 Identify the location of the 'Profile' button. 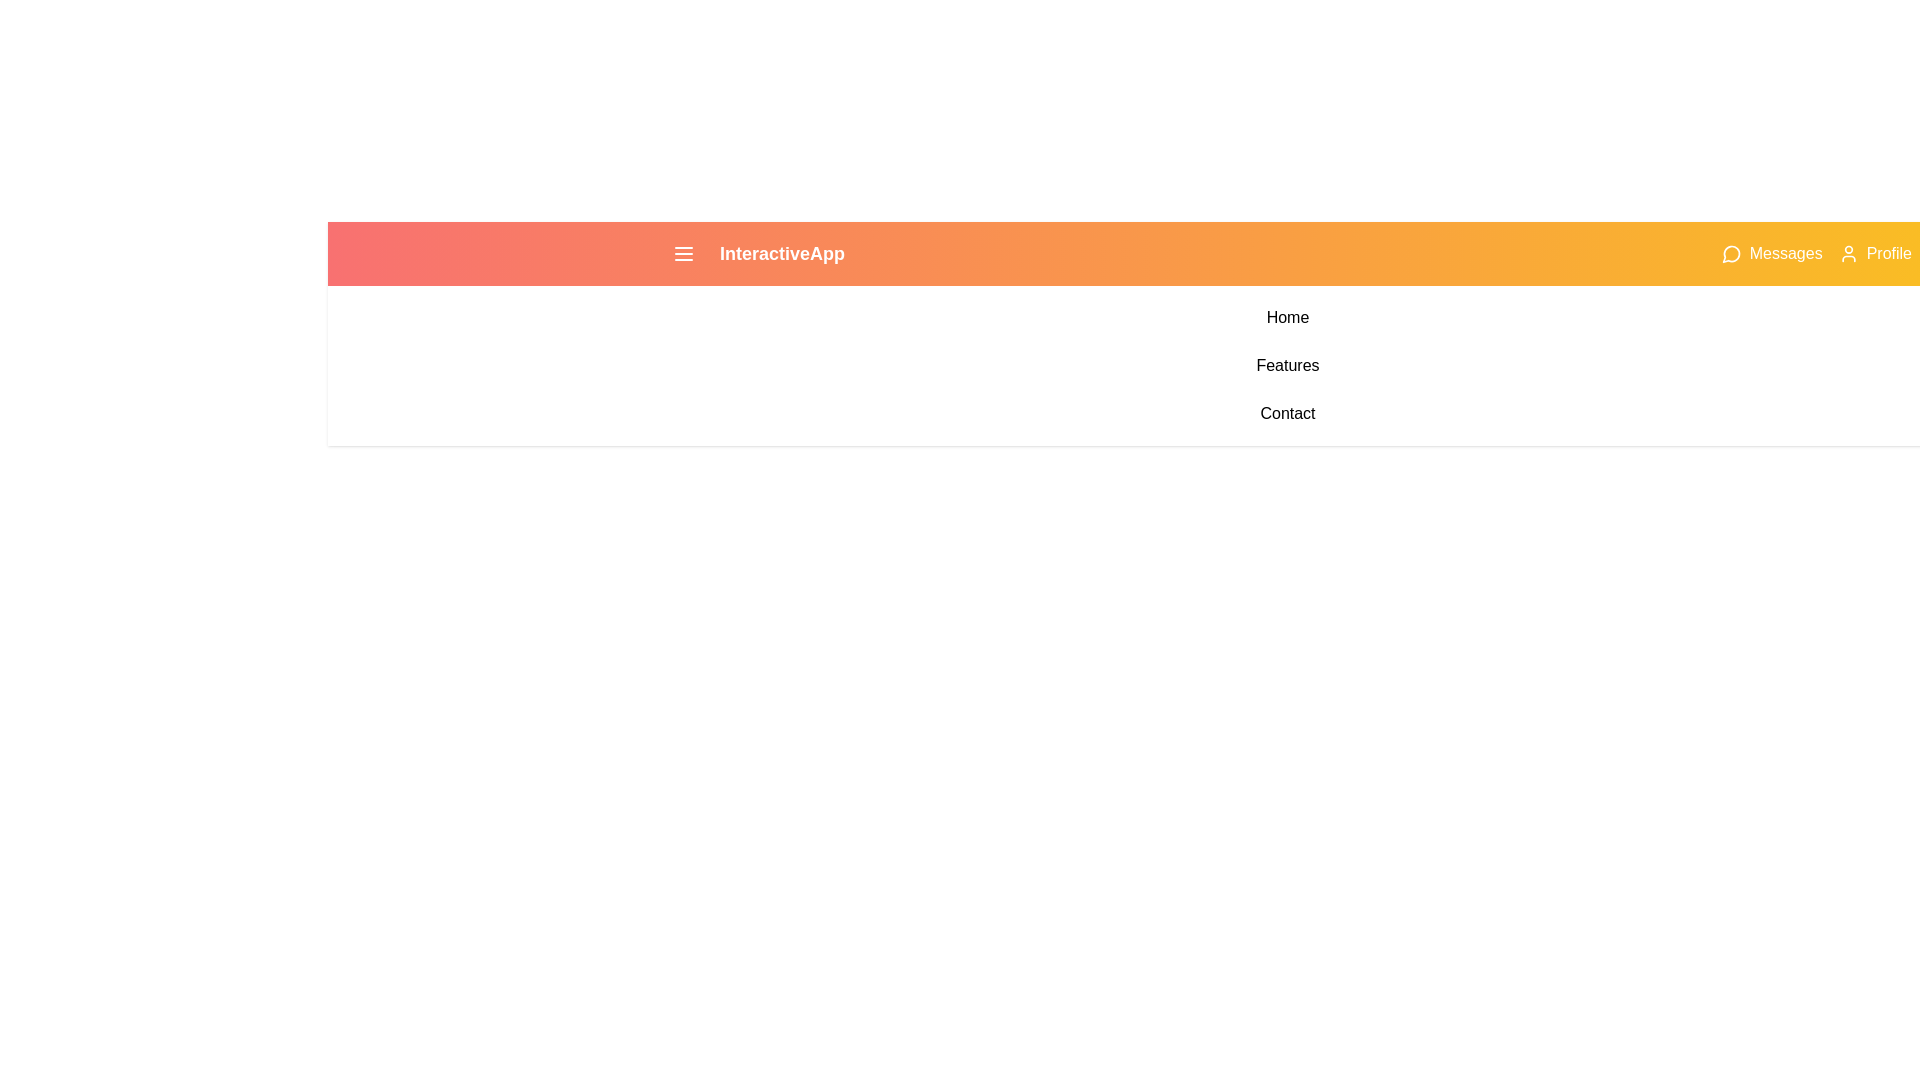
(1874, 253).